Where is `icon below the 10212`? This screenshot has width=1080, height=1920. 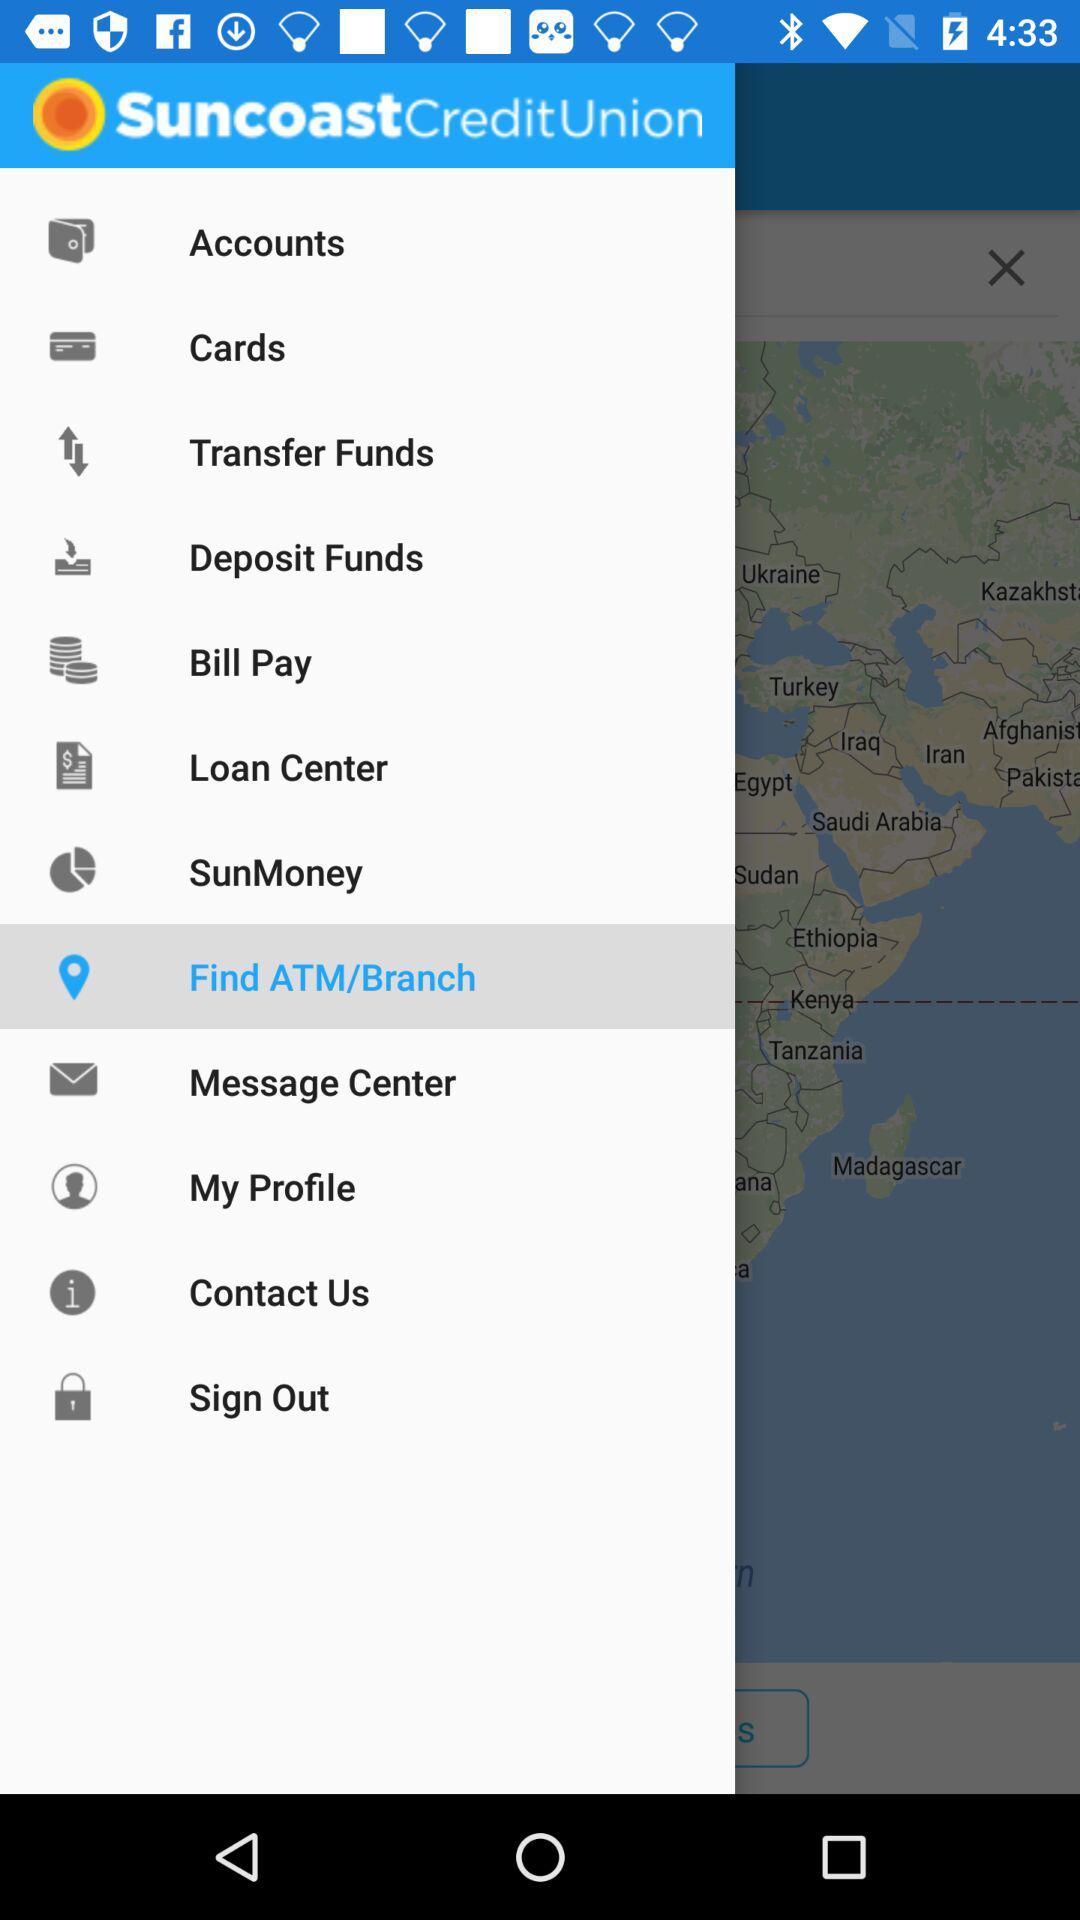
icon below the 10212 is located at coordinates (540, 1002).